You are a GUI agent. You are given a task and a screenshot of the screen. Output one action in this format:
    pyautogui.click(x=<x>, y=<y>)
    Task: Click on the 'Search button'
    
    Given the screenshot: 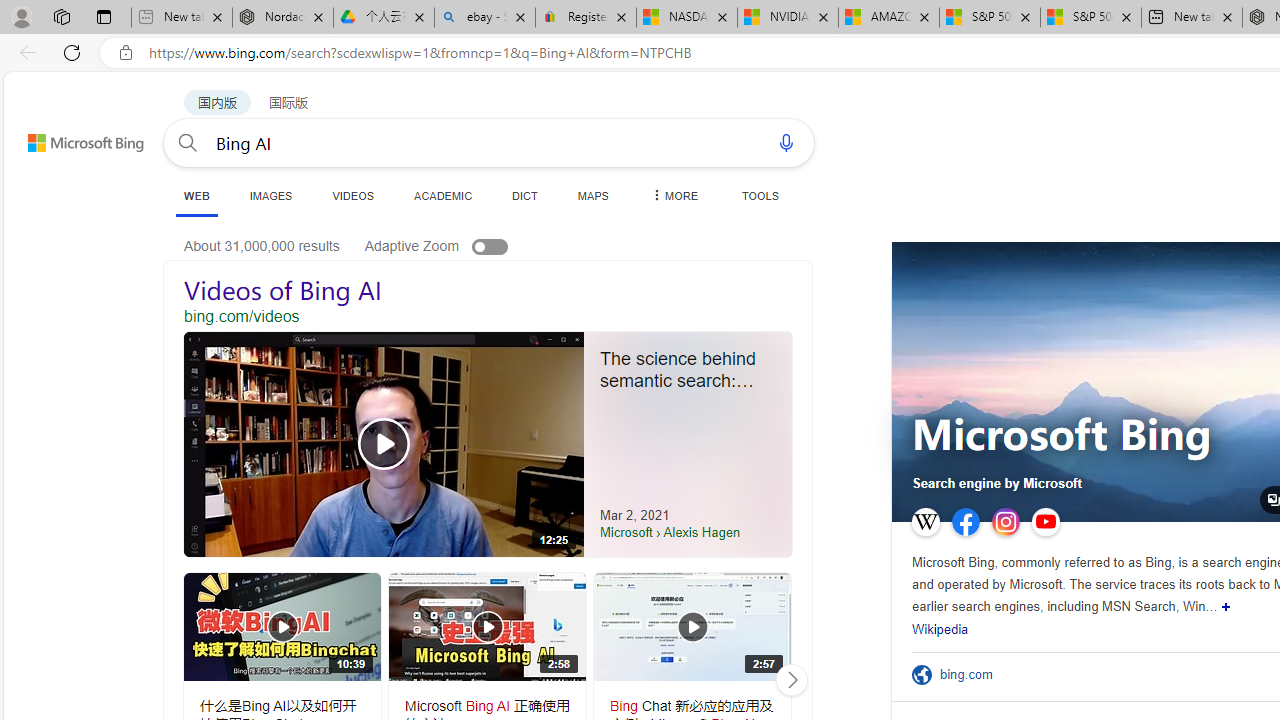 What is the action you would take?
    pyautogui.click(x=187, y=141)
    